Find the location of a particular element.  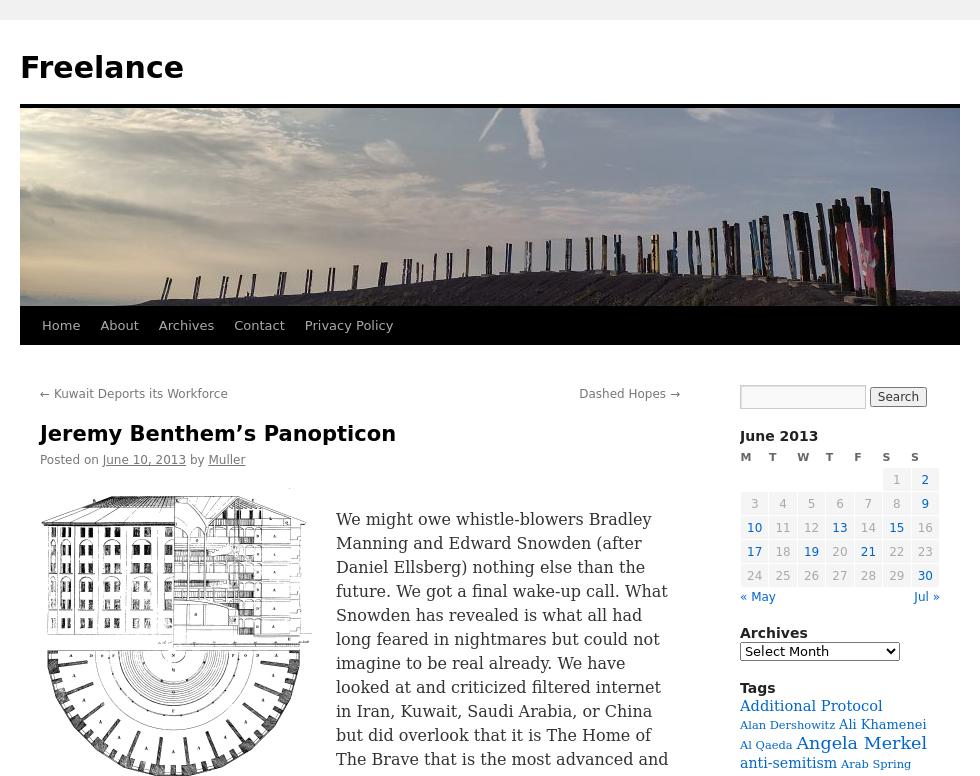

'25' is located at coordinates (774, 575).